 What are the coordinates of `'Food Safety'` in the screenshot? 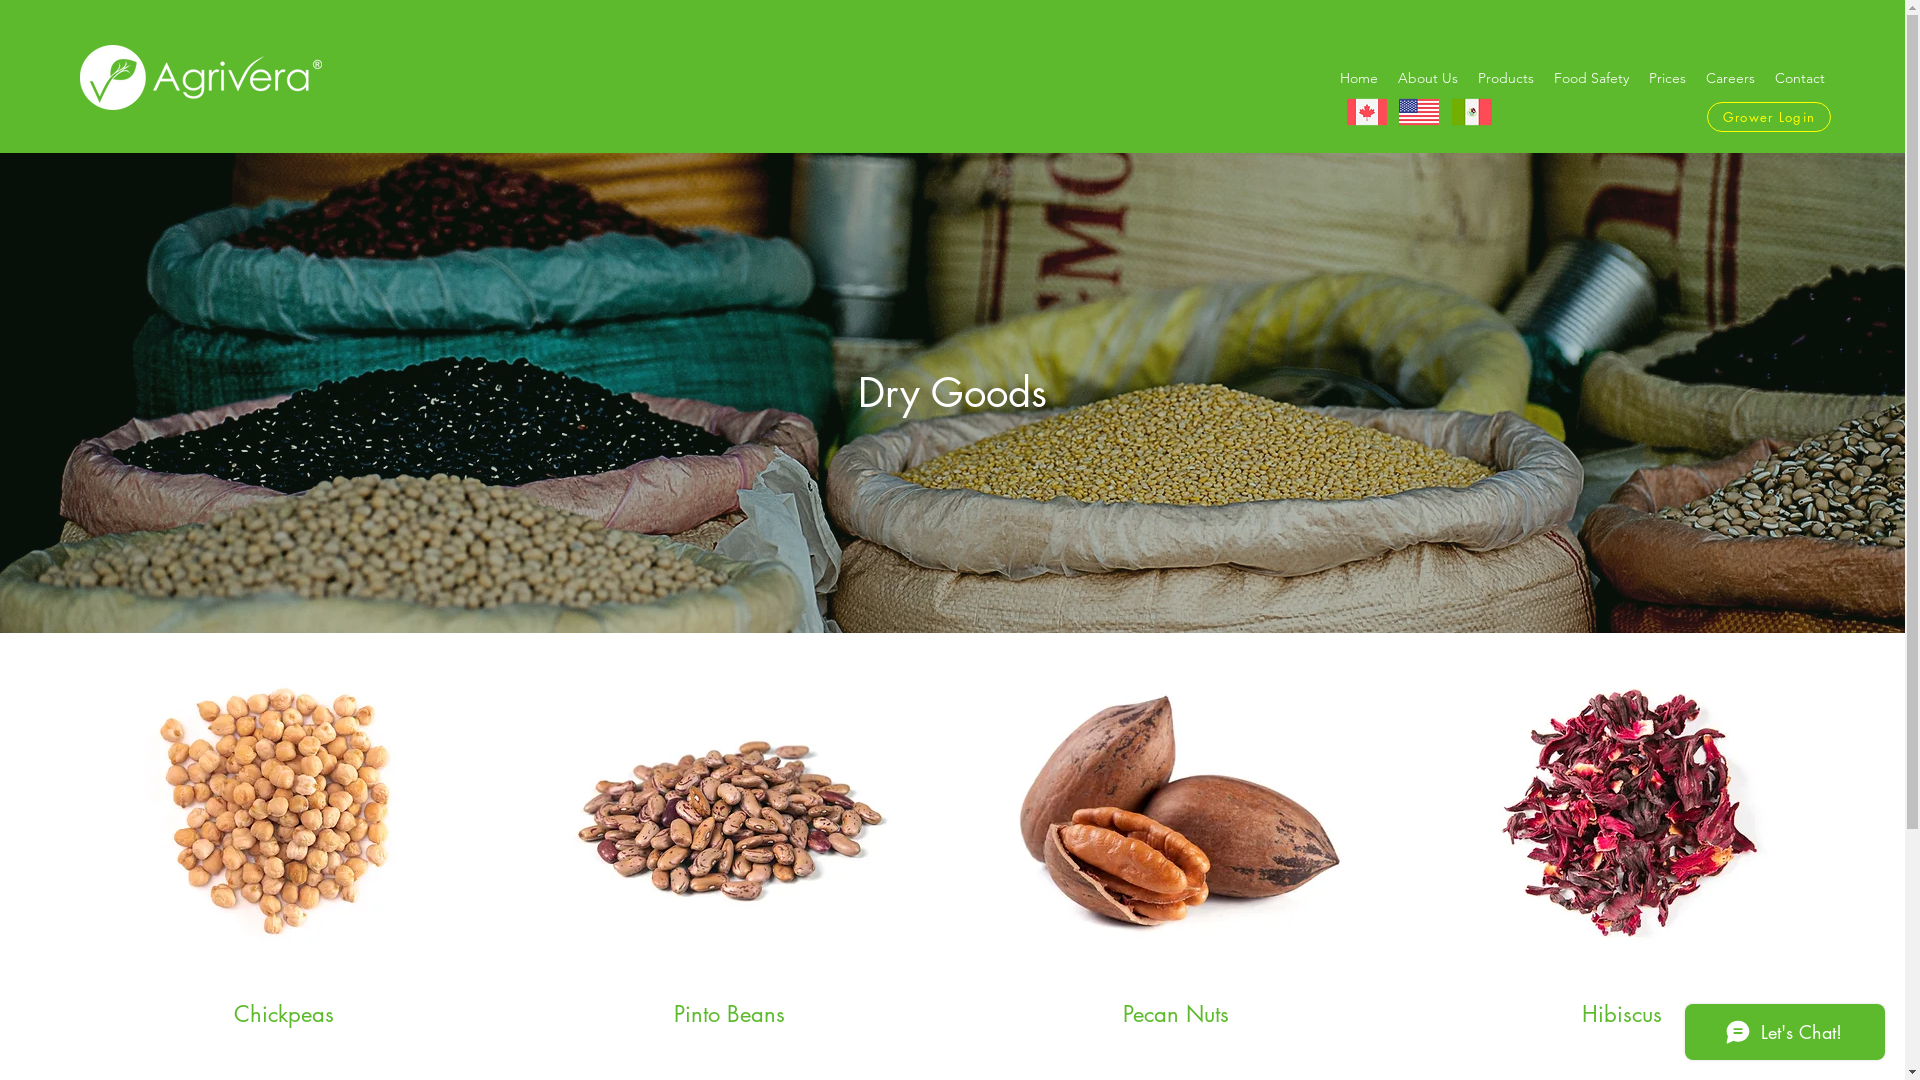 It's located at (1590, 76).